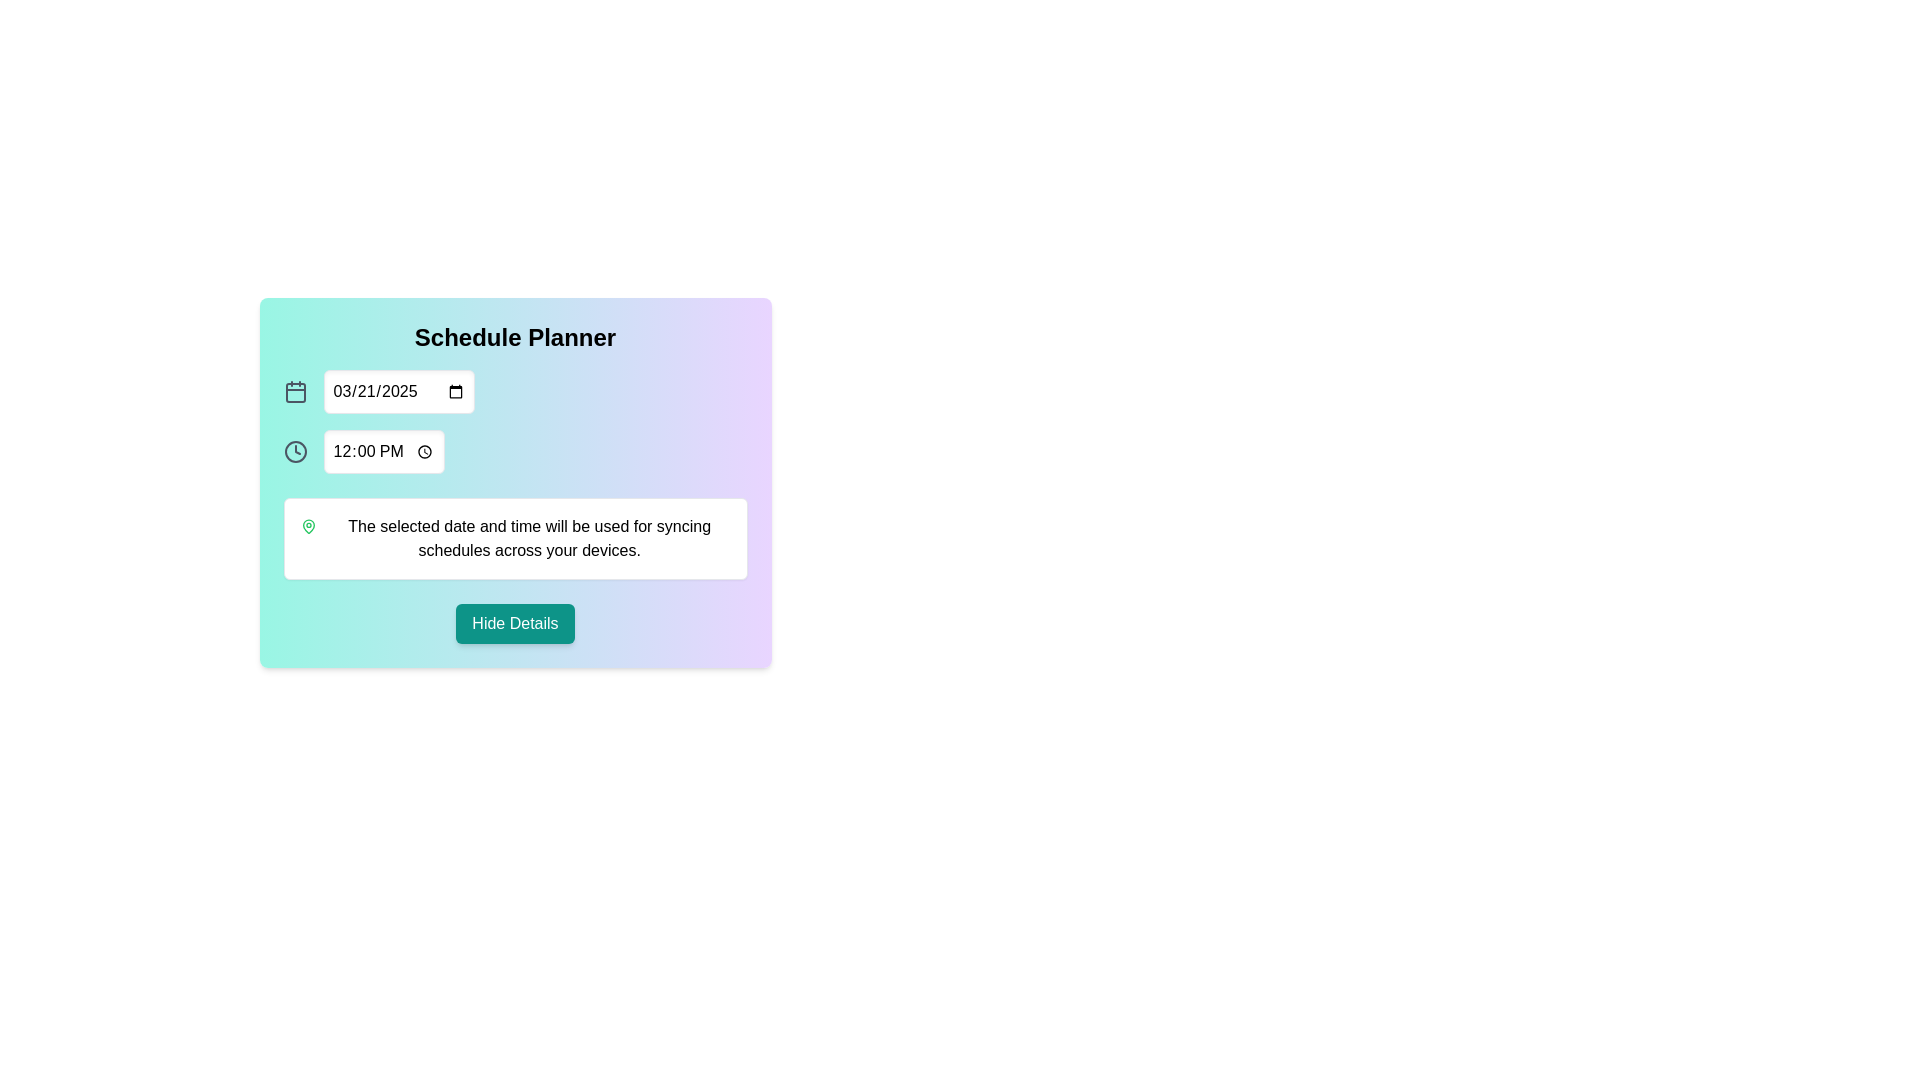 The width and height of the screenshot is (1920, 1080). Describe the element at coordinates (529, 538) in the screenshot. I see `the text block that provides supplementary information regarding the selection of date and time, positioned below the time picker control` at that location.